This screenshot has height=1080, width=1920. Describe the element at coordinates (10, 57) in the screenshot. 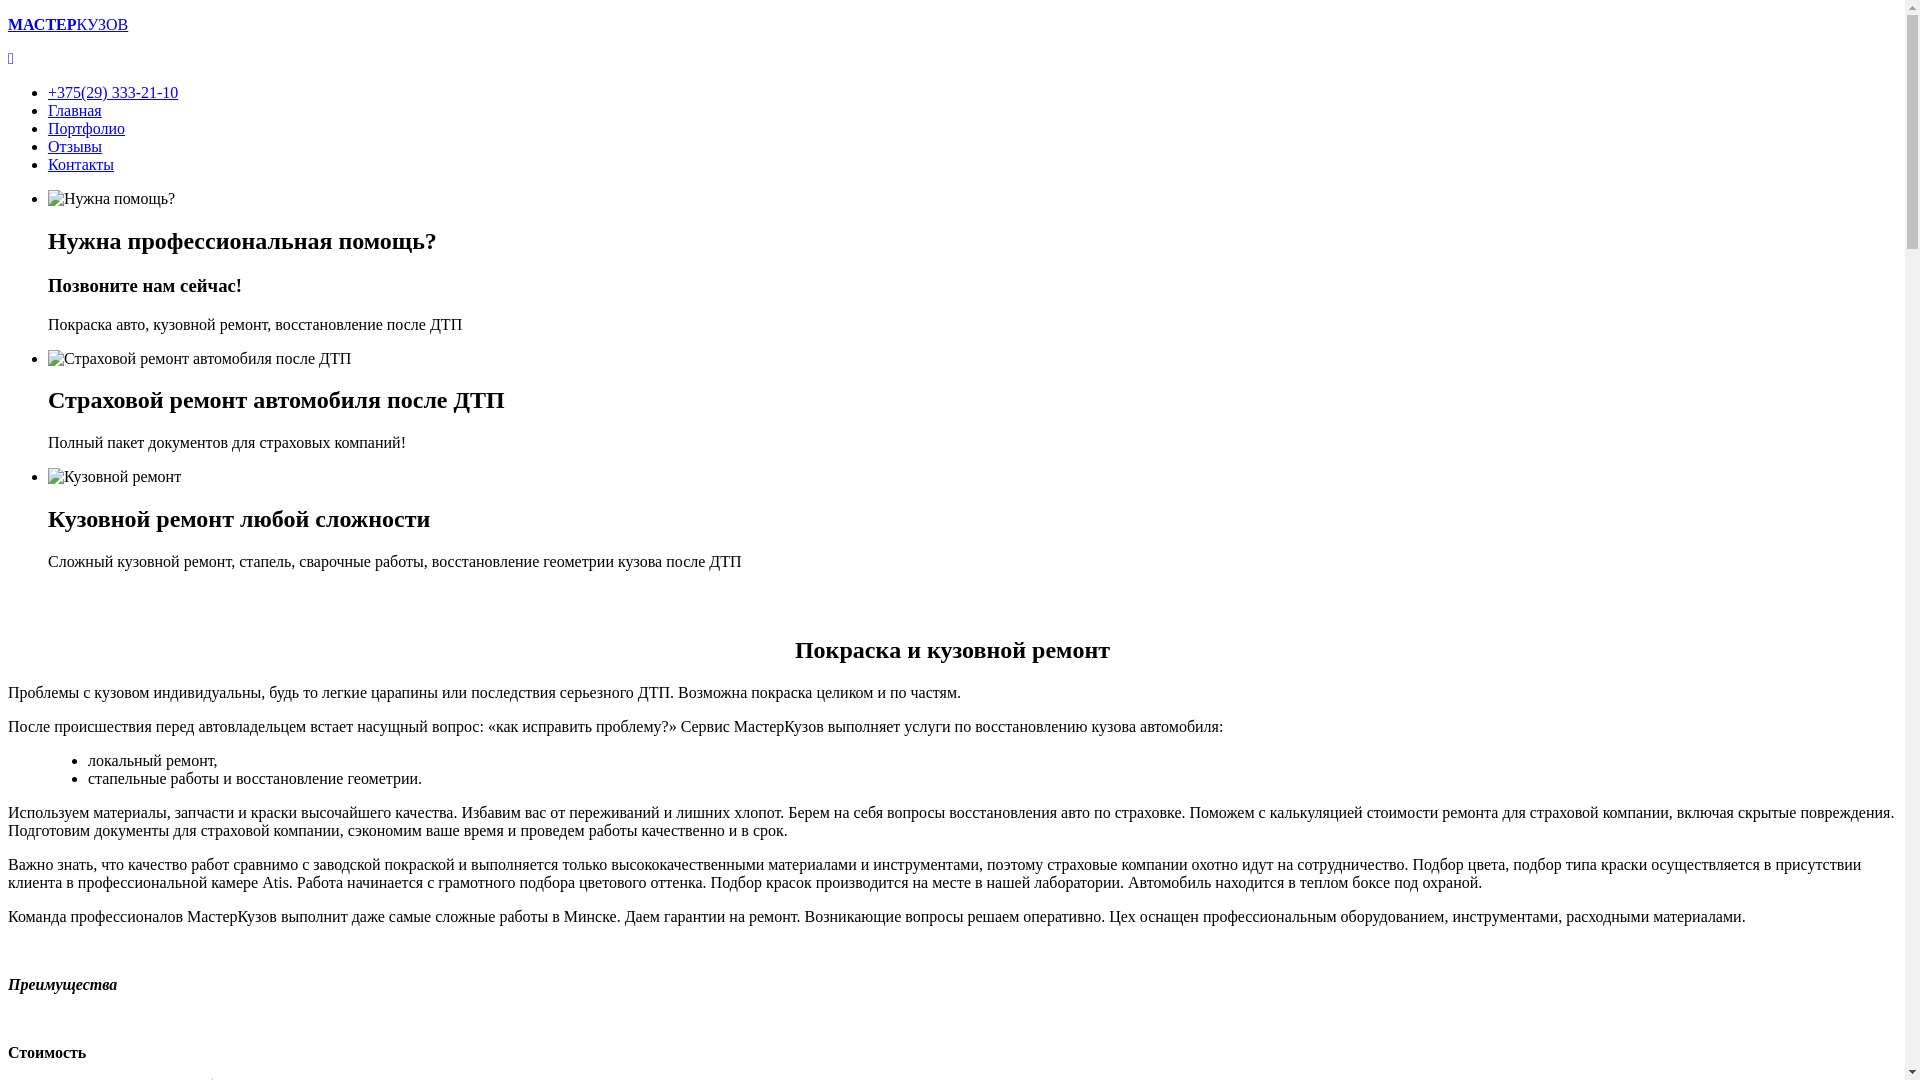

I see `'Main Menu'` at that location.